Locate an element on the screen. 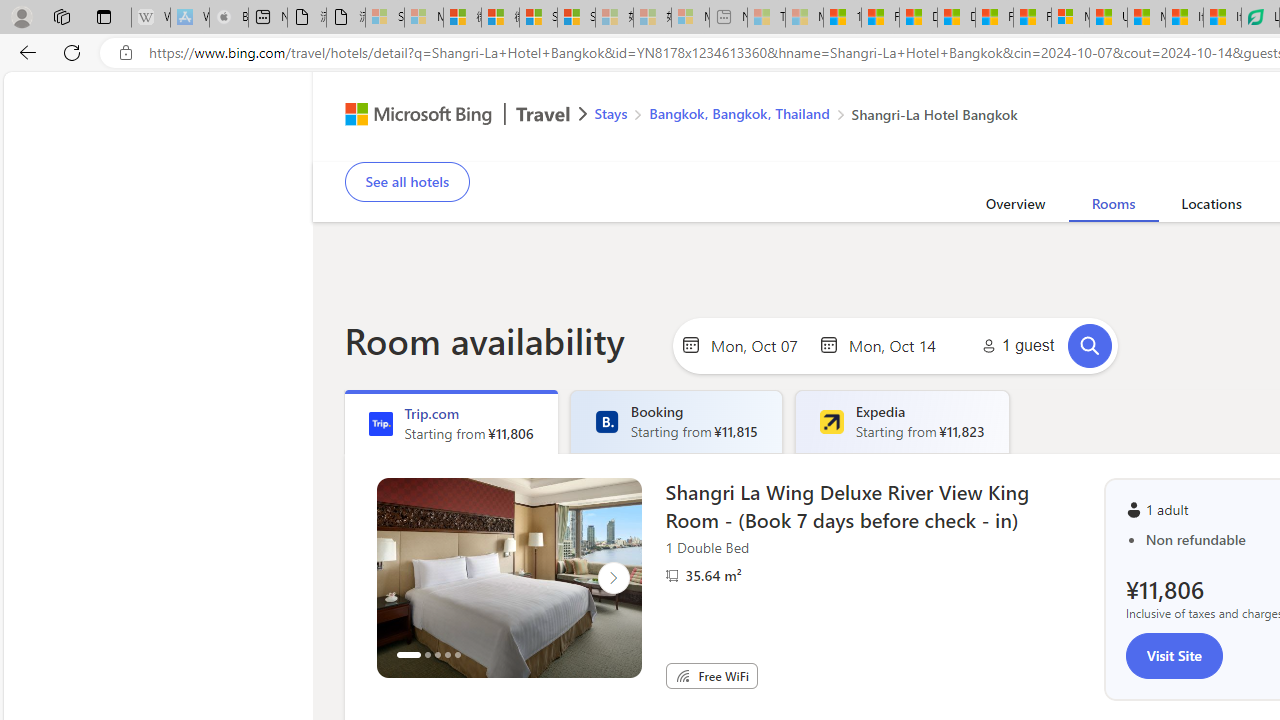 This screenshot has width=1280, height=720. 'Bangkok, Bangkok, Thailand' is located at coordinates (738, 113).